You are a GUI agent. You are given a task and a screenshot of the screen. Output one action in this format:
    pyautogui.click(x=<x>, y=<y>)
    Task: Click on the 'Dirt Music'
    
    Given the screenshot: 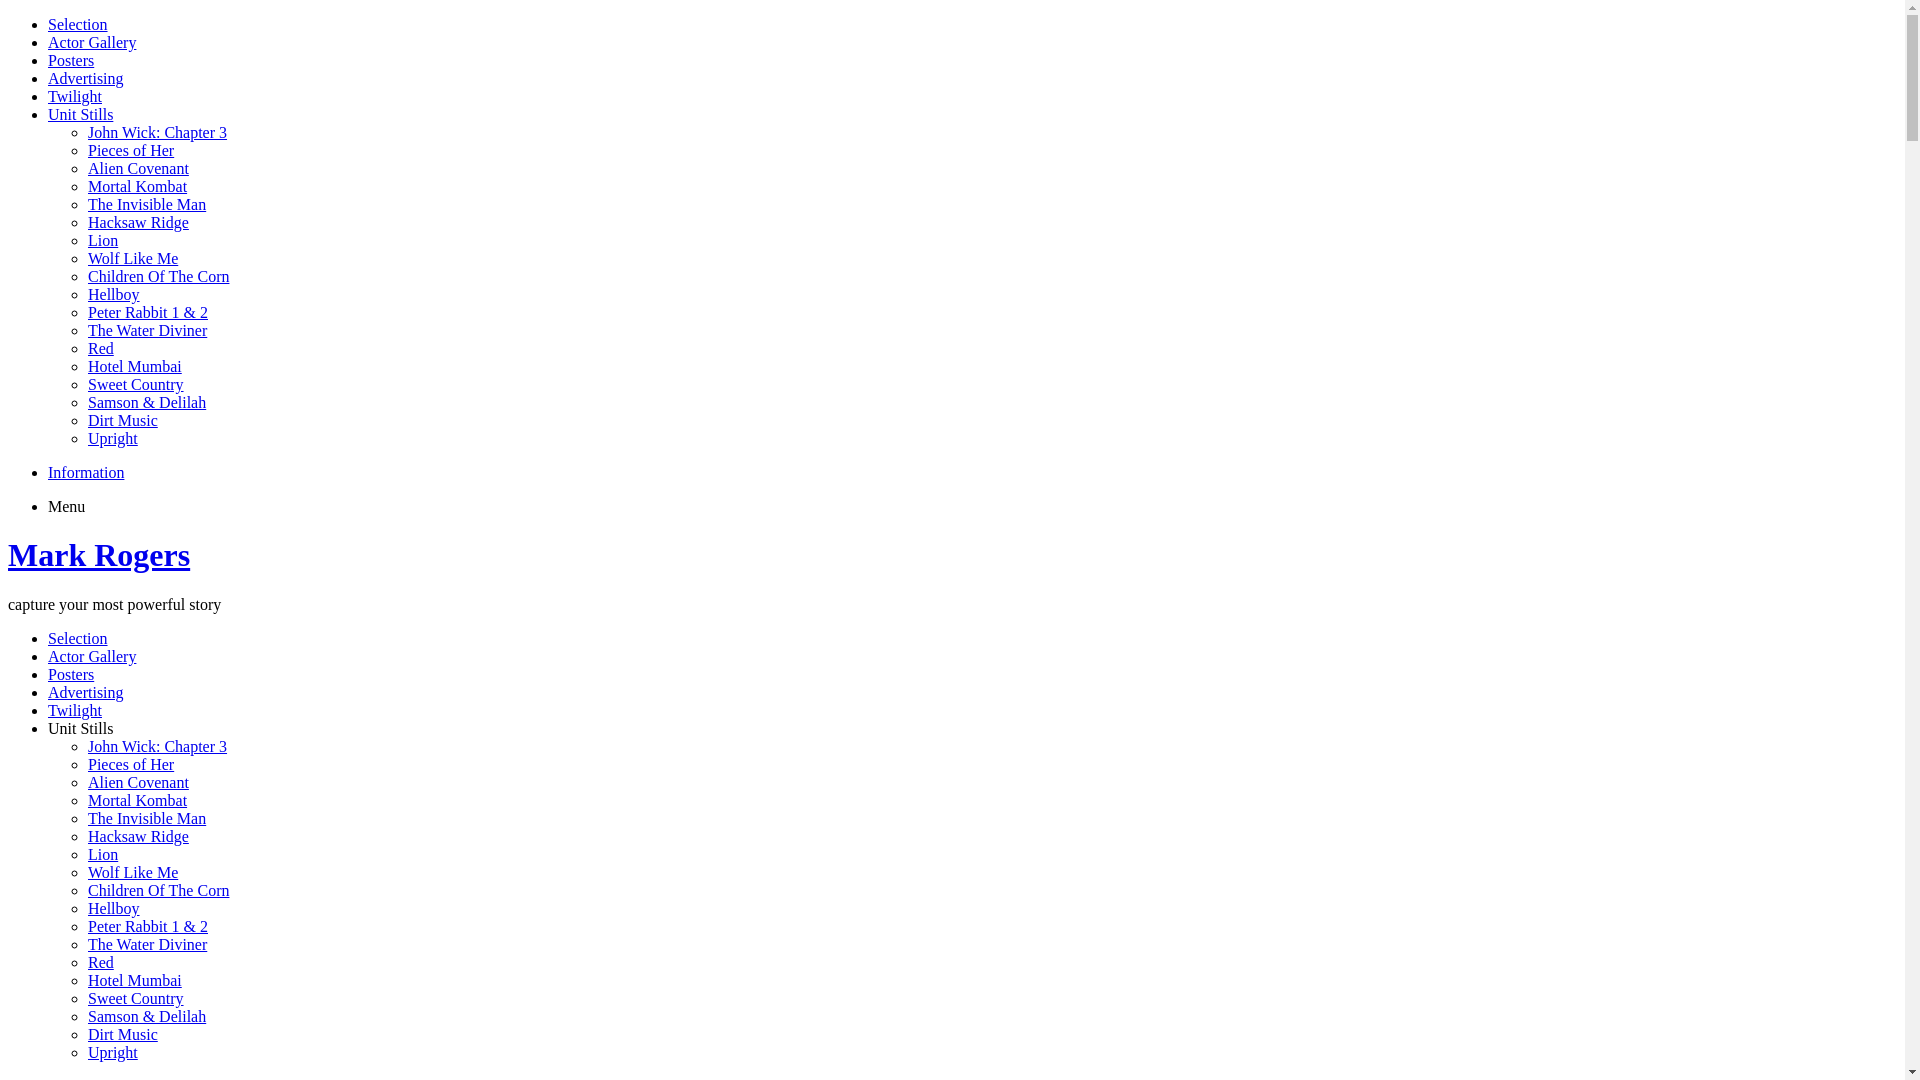 What is the action you would take?
    pyautogui.click(x=122, y=1034)
    